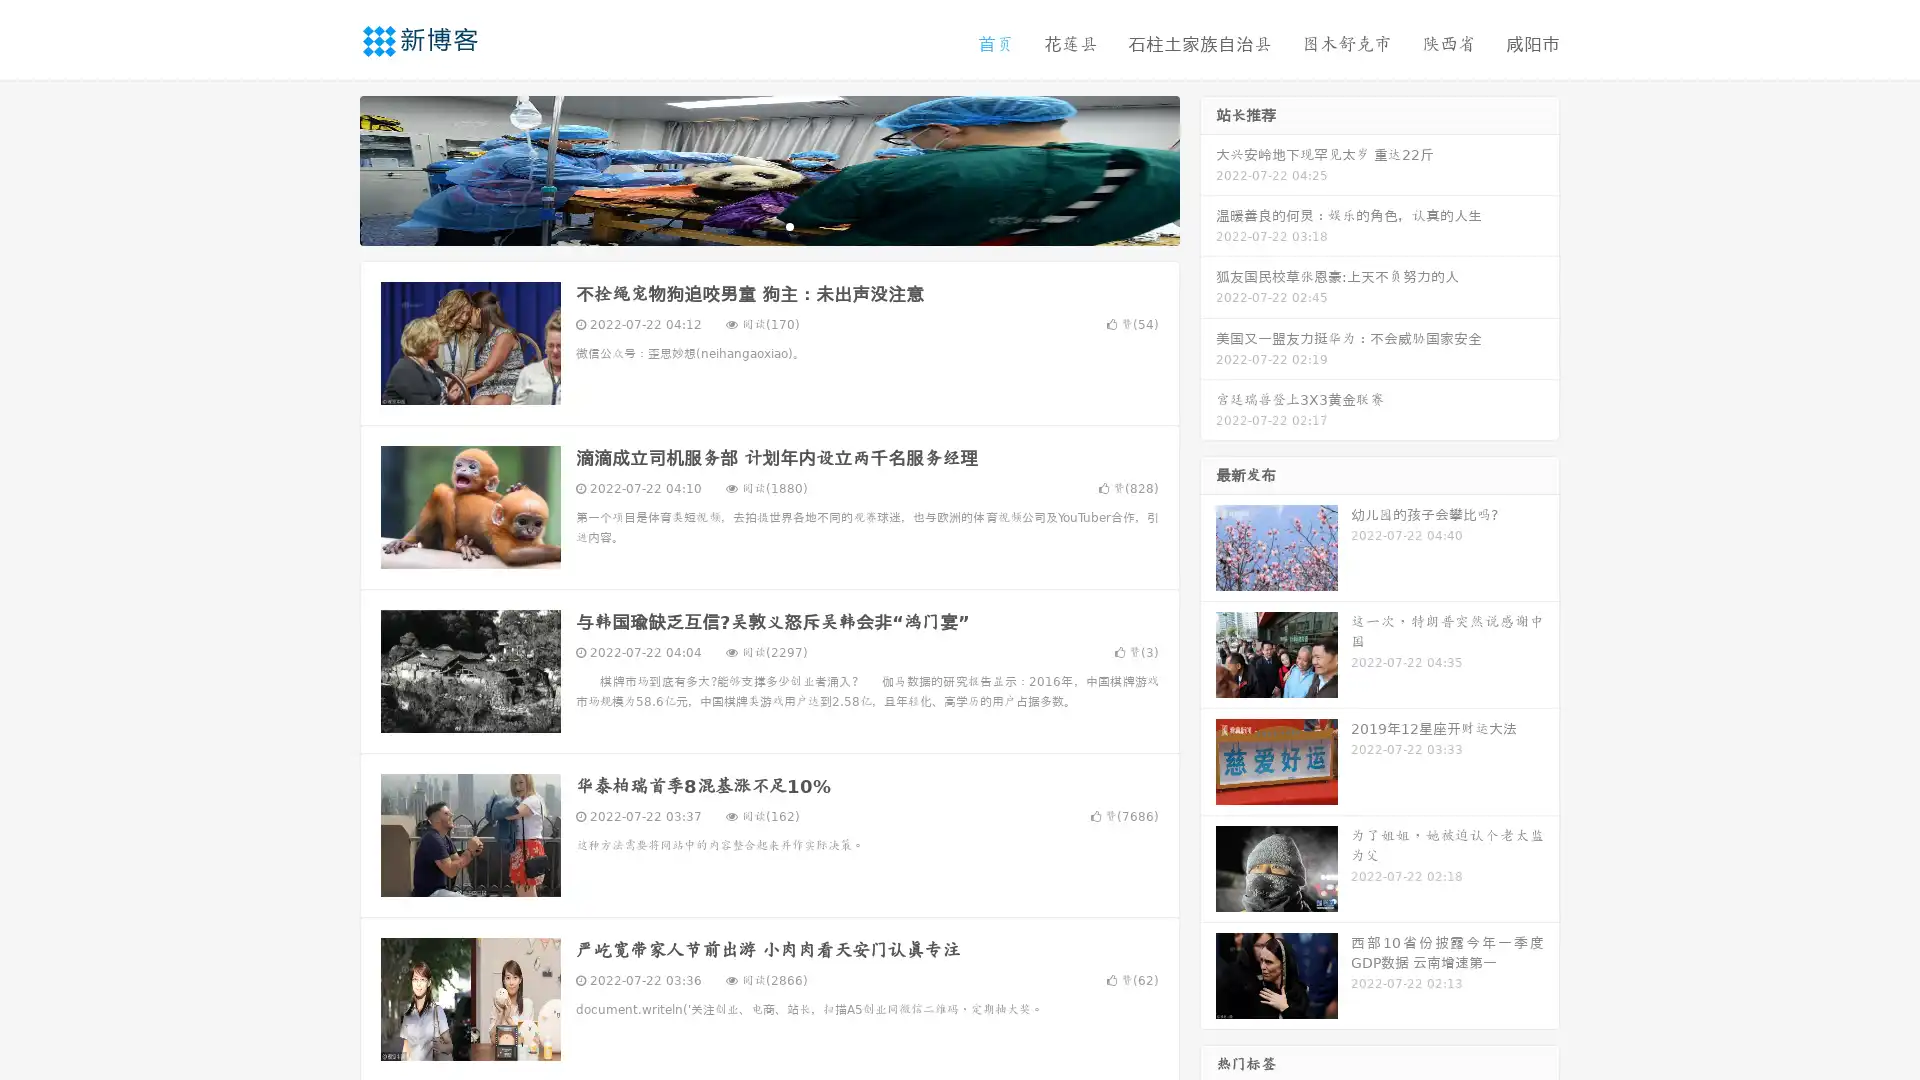 This screenshot has width=1920, height=1080. What do you see at coordinates (789, 225) in the screenshot?
I see `Go to slide 3` at bounding box center [789, 225].